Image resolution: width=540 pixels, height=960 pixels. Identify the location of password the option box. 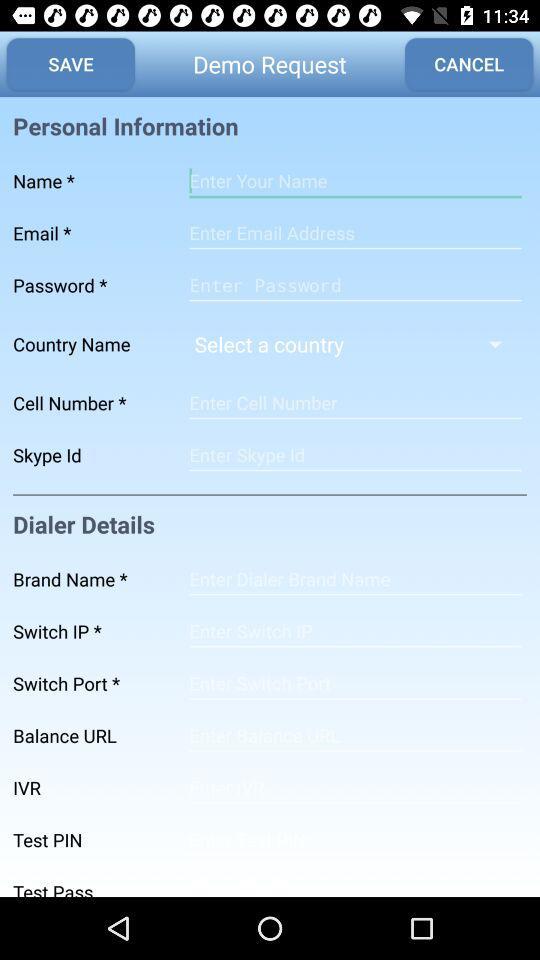
(354, 284).